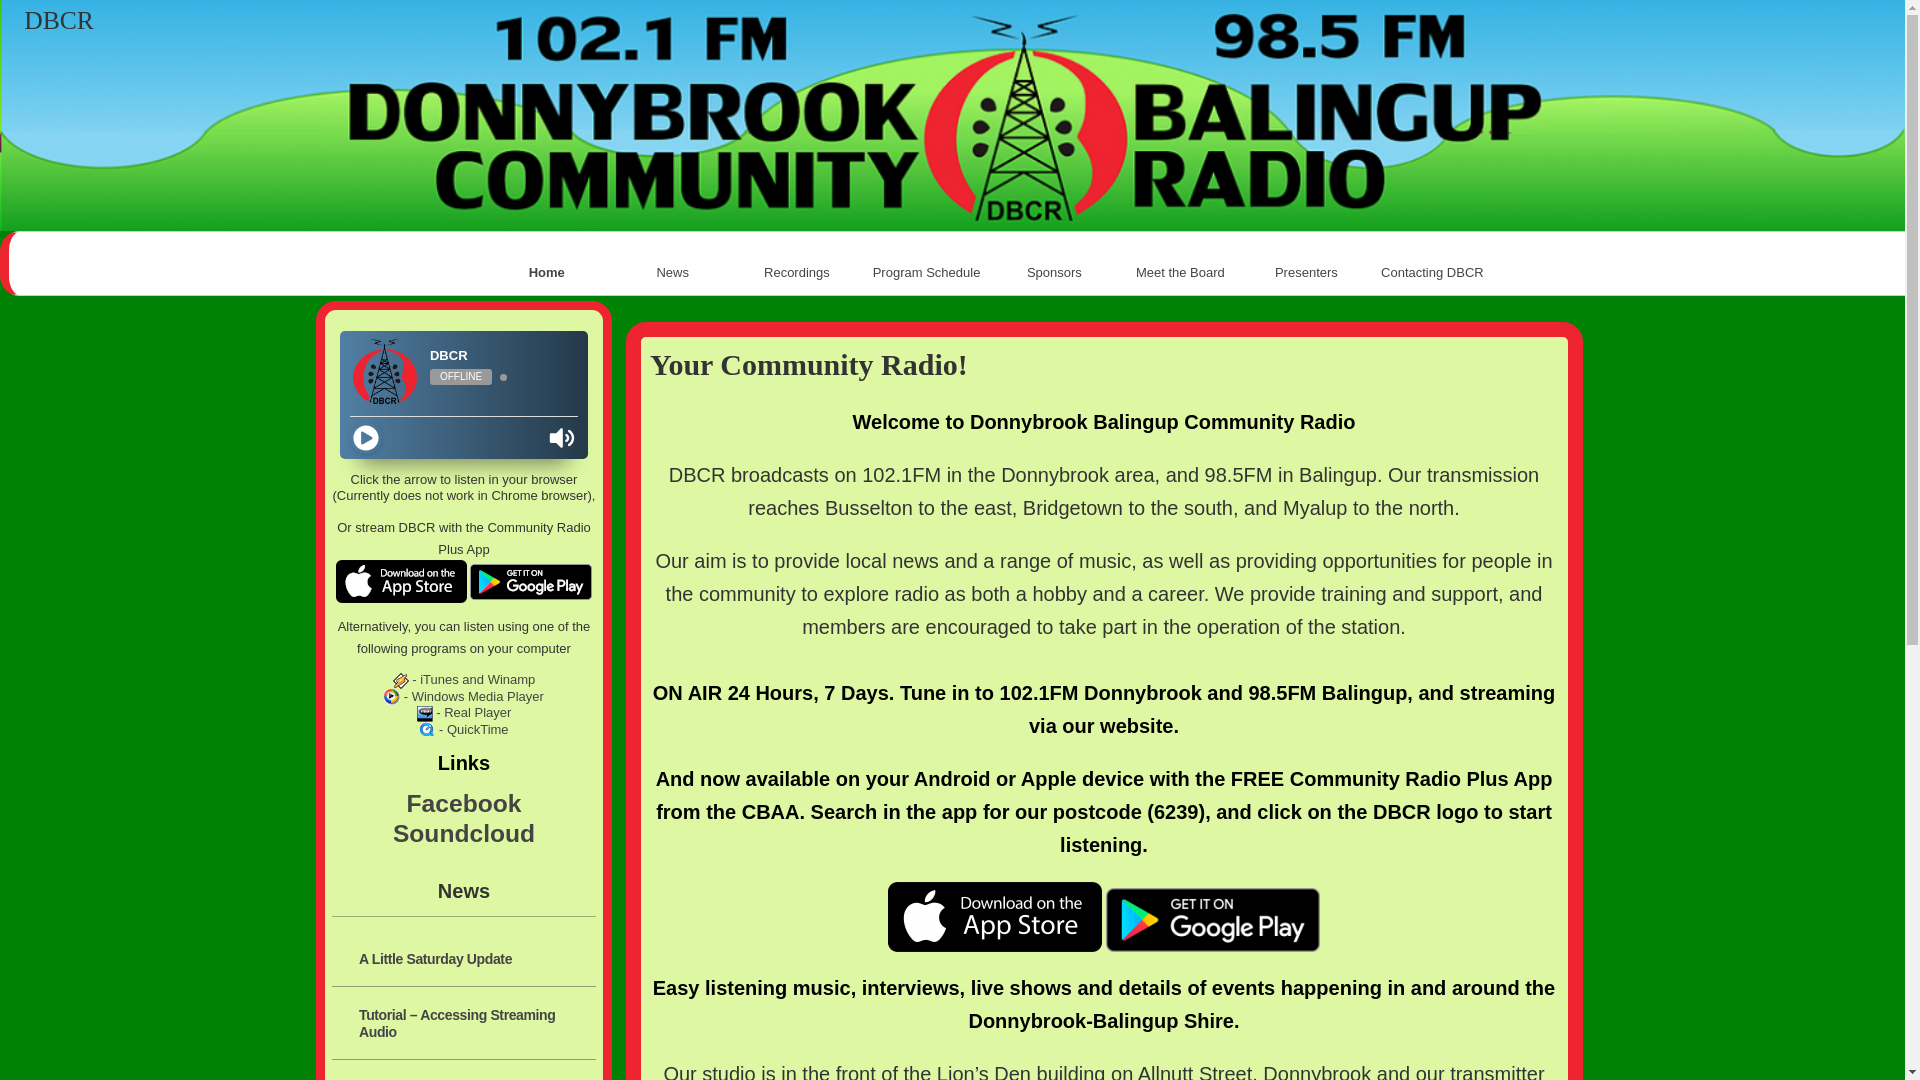 This screenshot has width=1920, height=1080. Describe the element at coordinates (925, 273) in the screenshot. I see `'Program Schedule'` at that location.